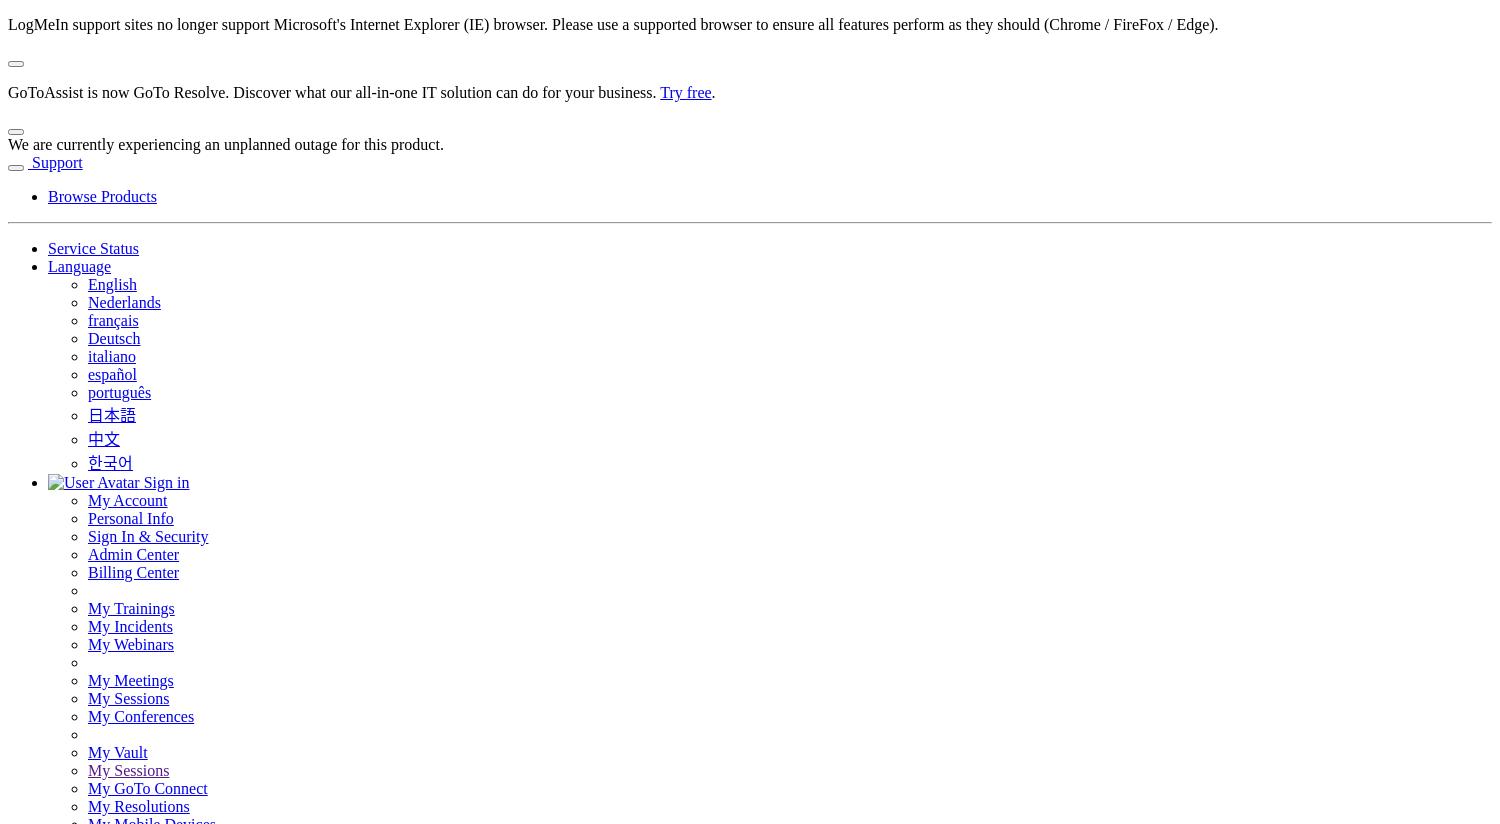 The width and height of the screenshot is (1500, 824). What do you see at coordinates (87, 625) in the screenshot?
I see `'My Incidents'` at bounding box center [87, 625].